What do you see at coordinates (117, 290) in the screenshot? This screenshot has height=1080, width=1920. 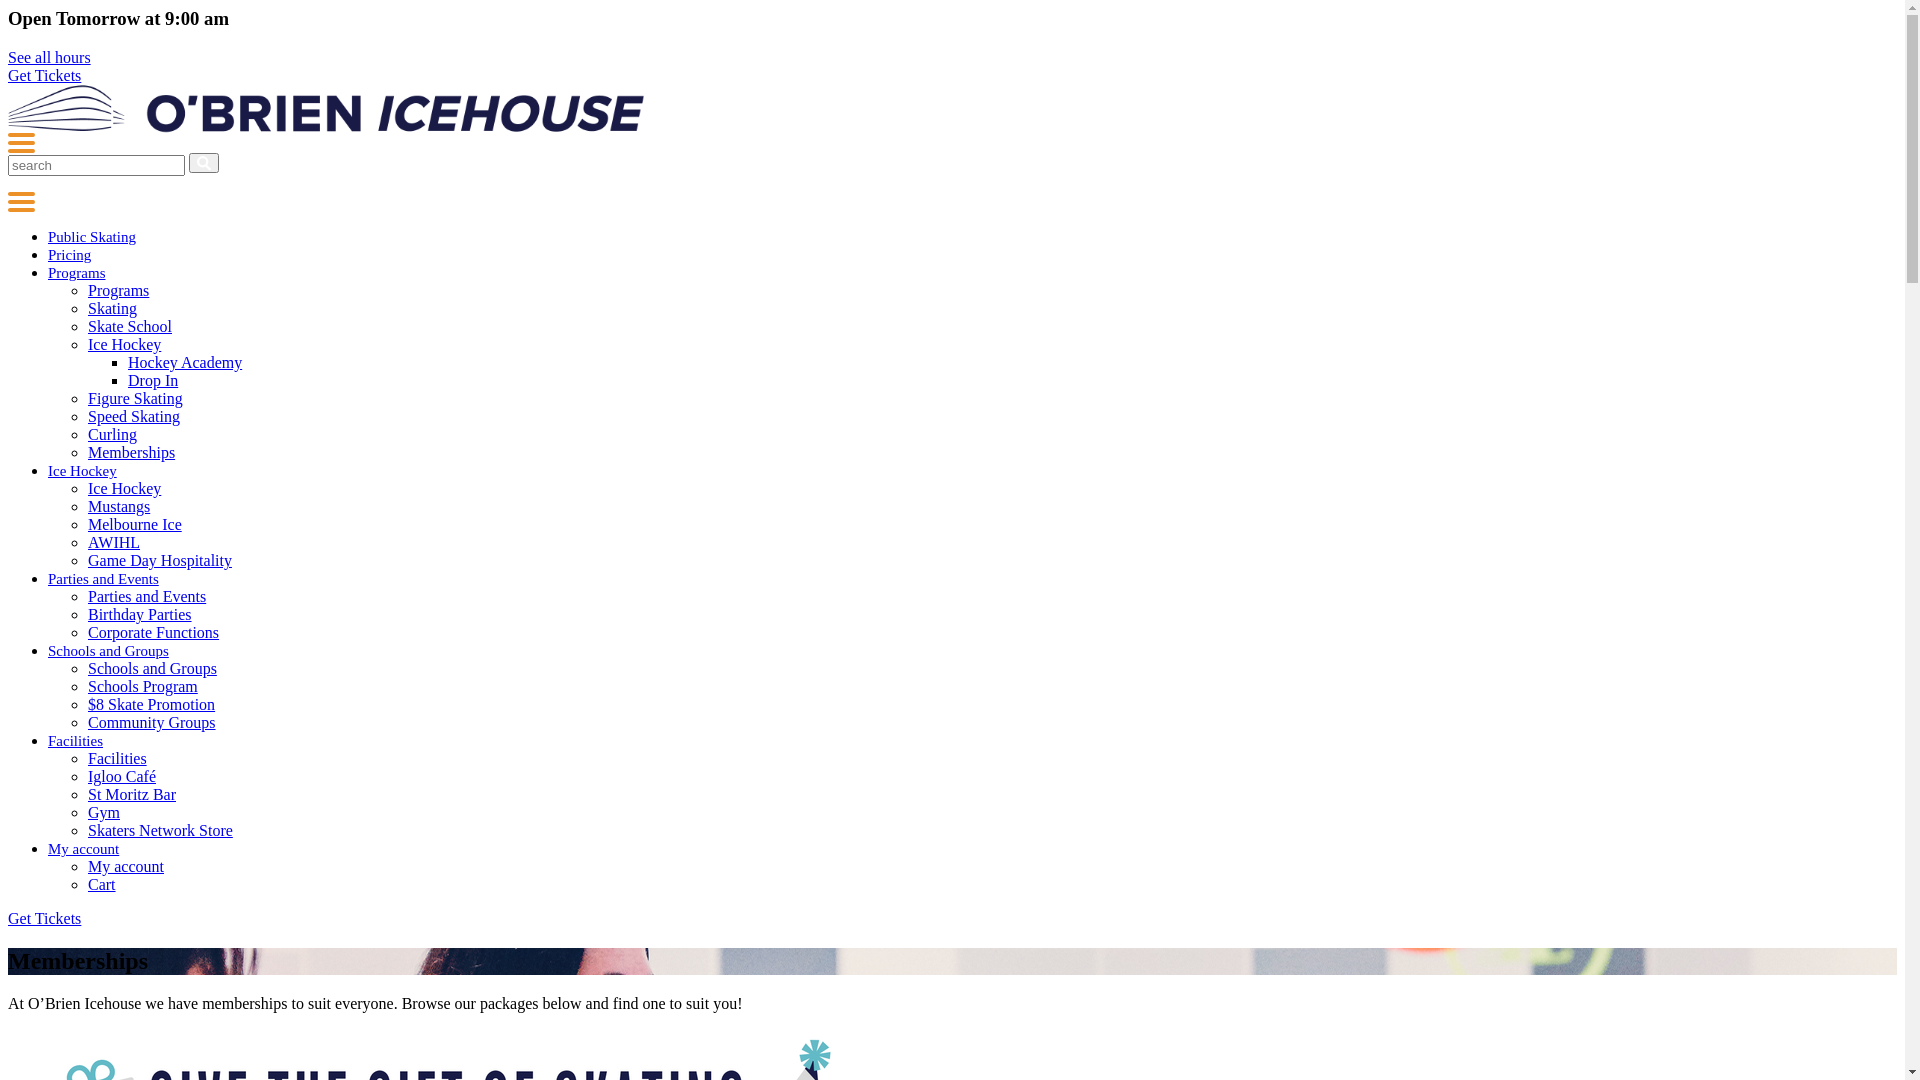 I see `'Programs'` at bounding box center [117, 290].